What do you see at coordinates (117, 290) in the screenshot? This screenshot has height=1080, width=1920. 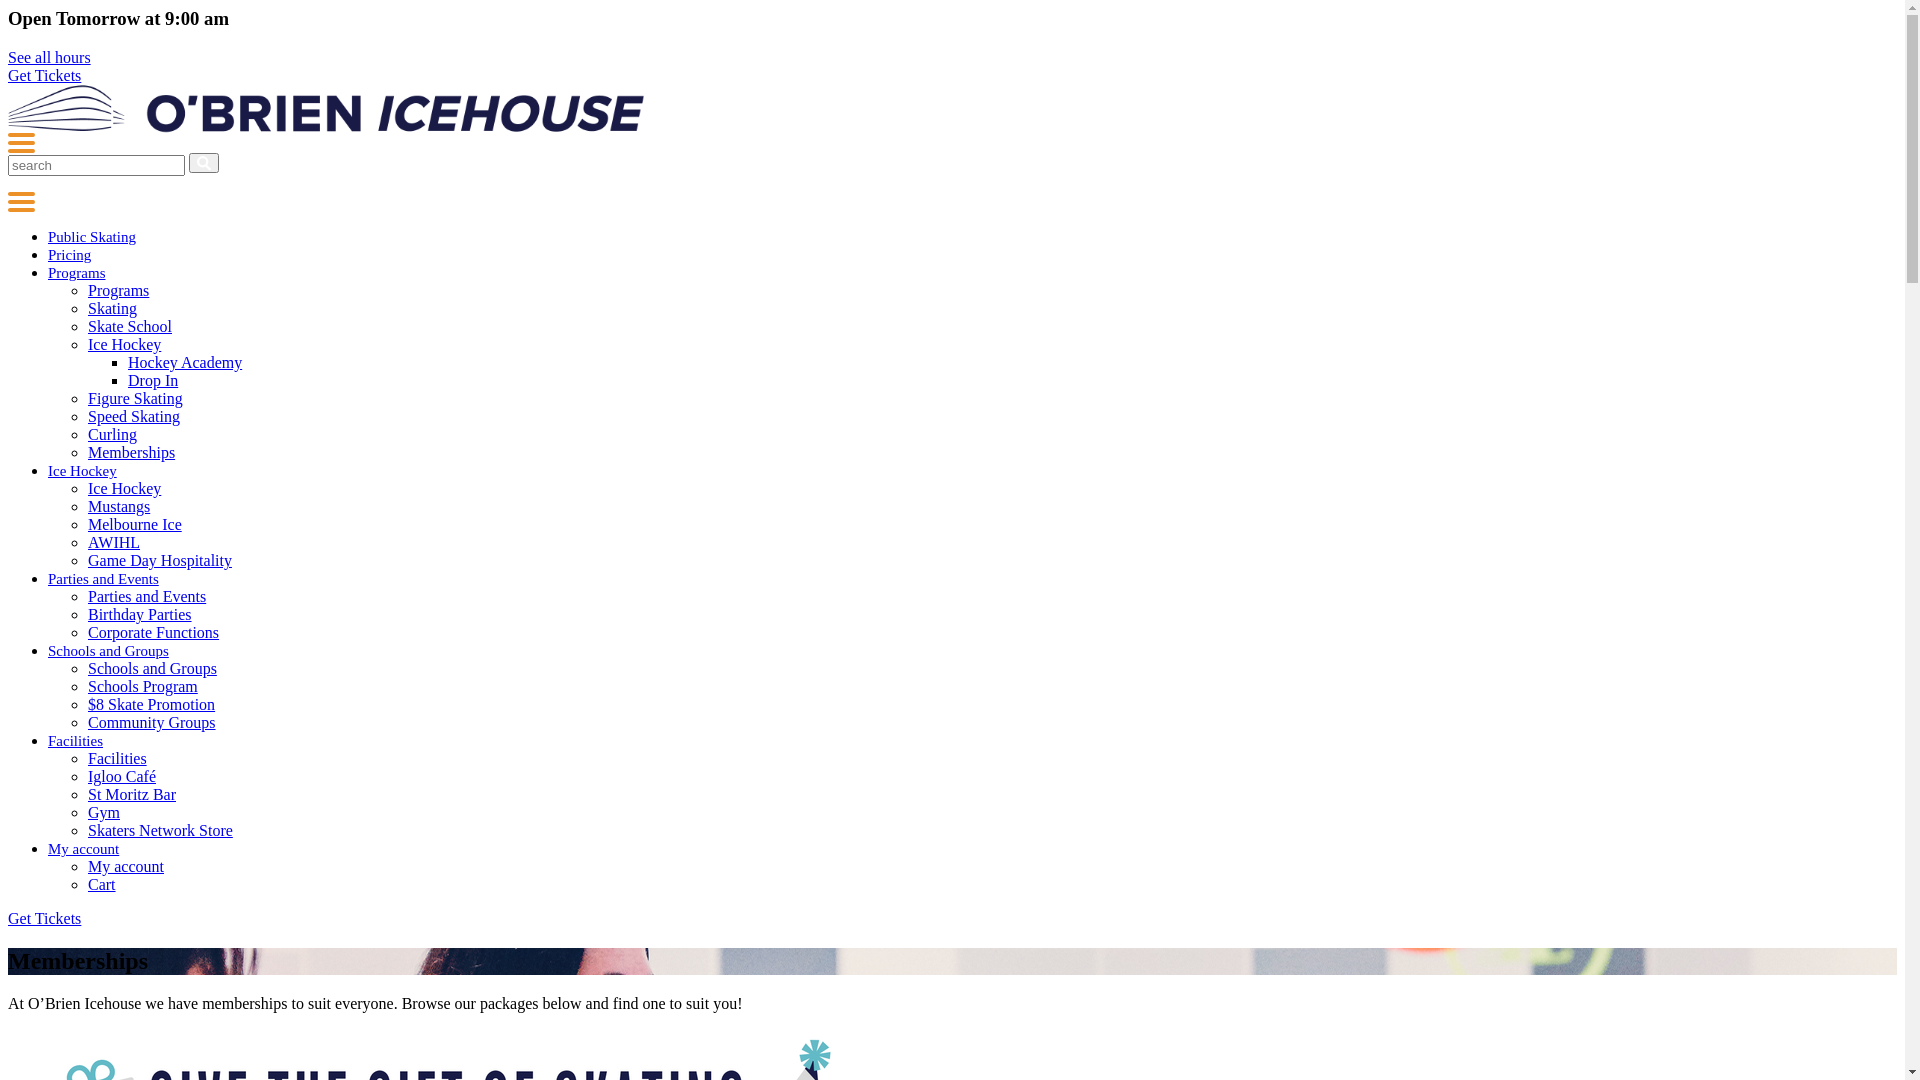 I see `'Programs'` at bounding box center [117, 290].